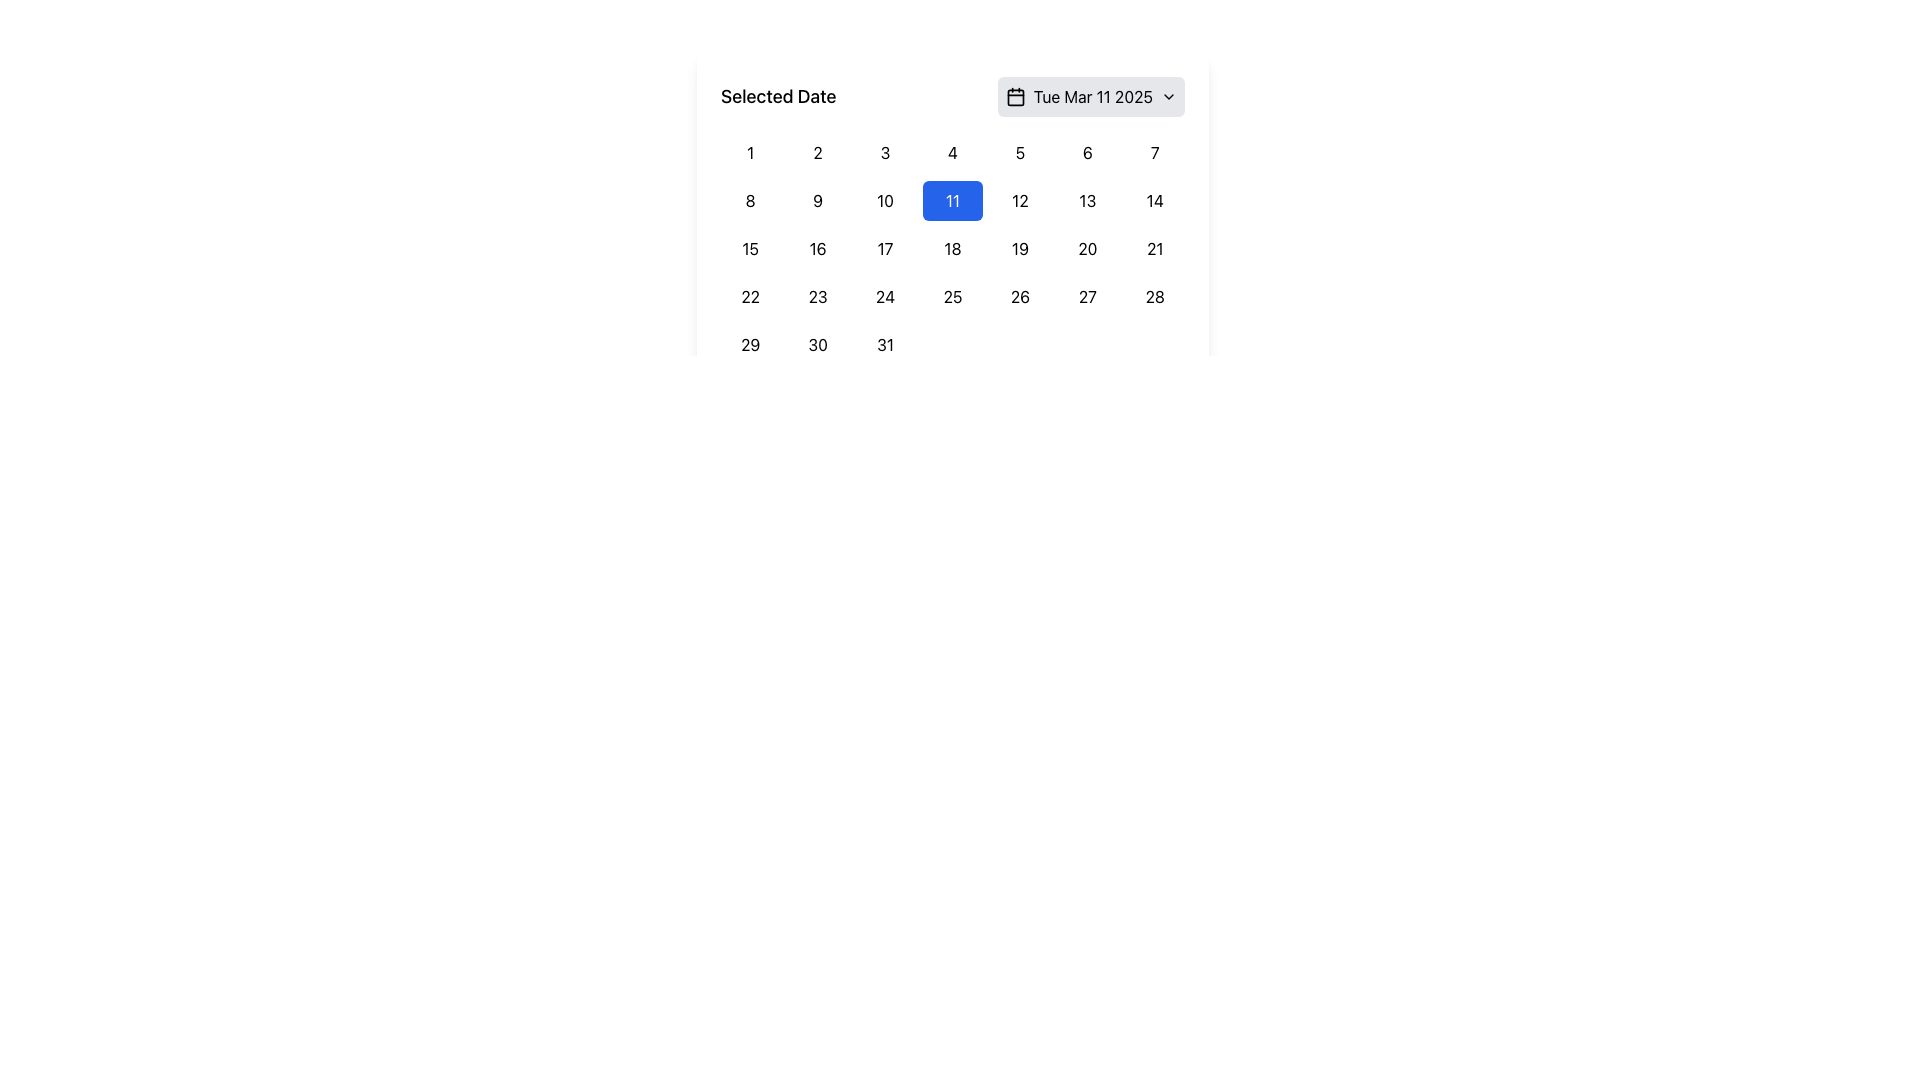  Describe the element at coordinates (952, 248) in the screenshot. I see `the calendar cell displaying the number '18' located in the third row and sixth column of the calendar grid` at that location.